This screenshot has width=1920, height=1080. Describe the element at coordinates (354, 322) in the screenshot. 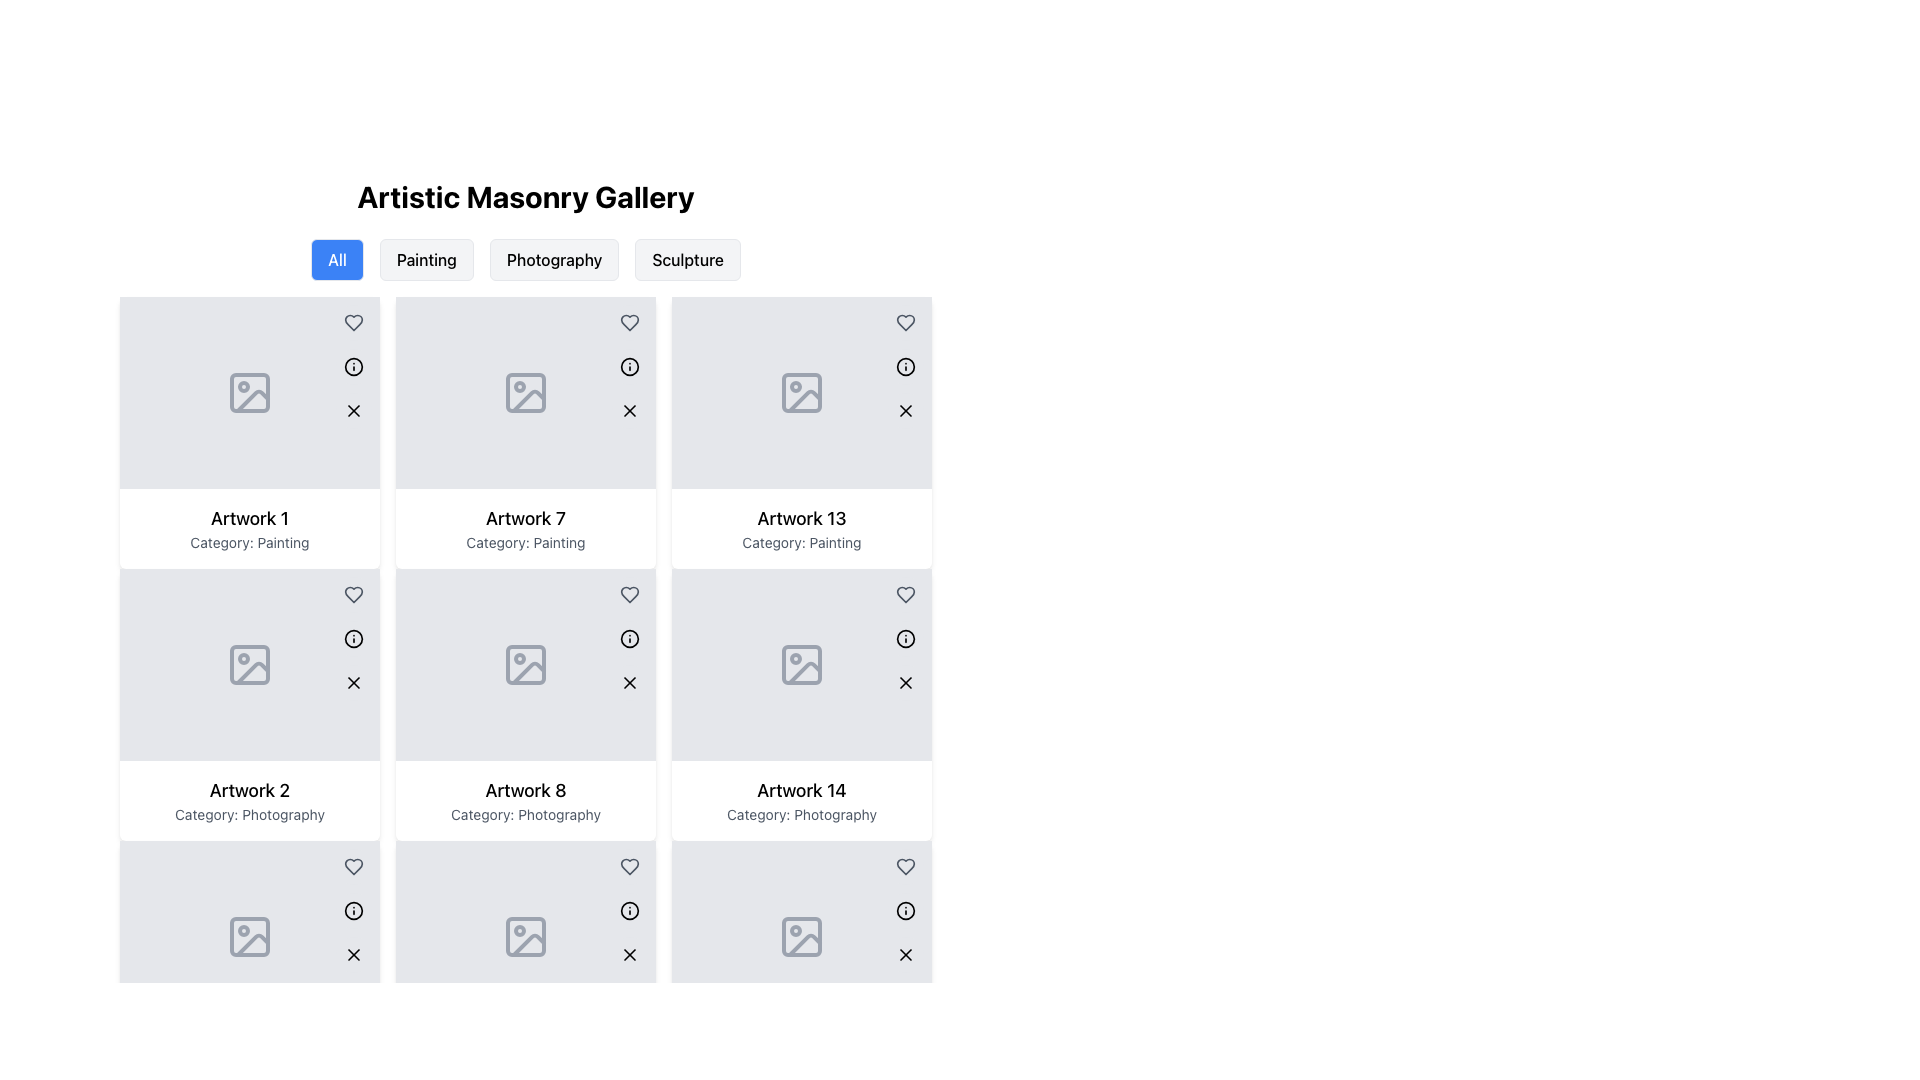

I see `the topmost heart icon in the vertical group of icons for 'Artwork 1' to mark it as a favorite` at that location.